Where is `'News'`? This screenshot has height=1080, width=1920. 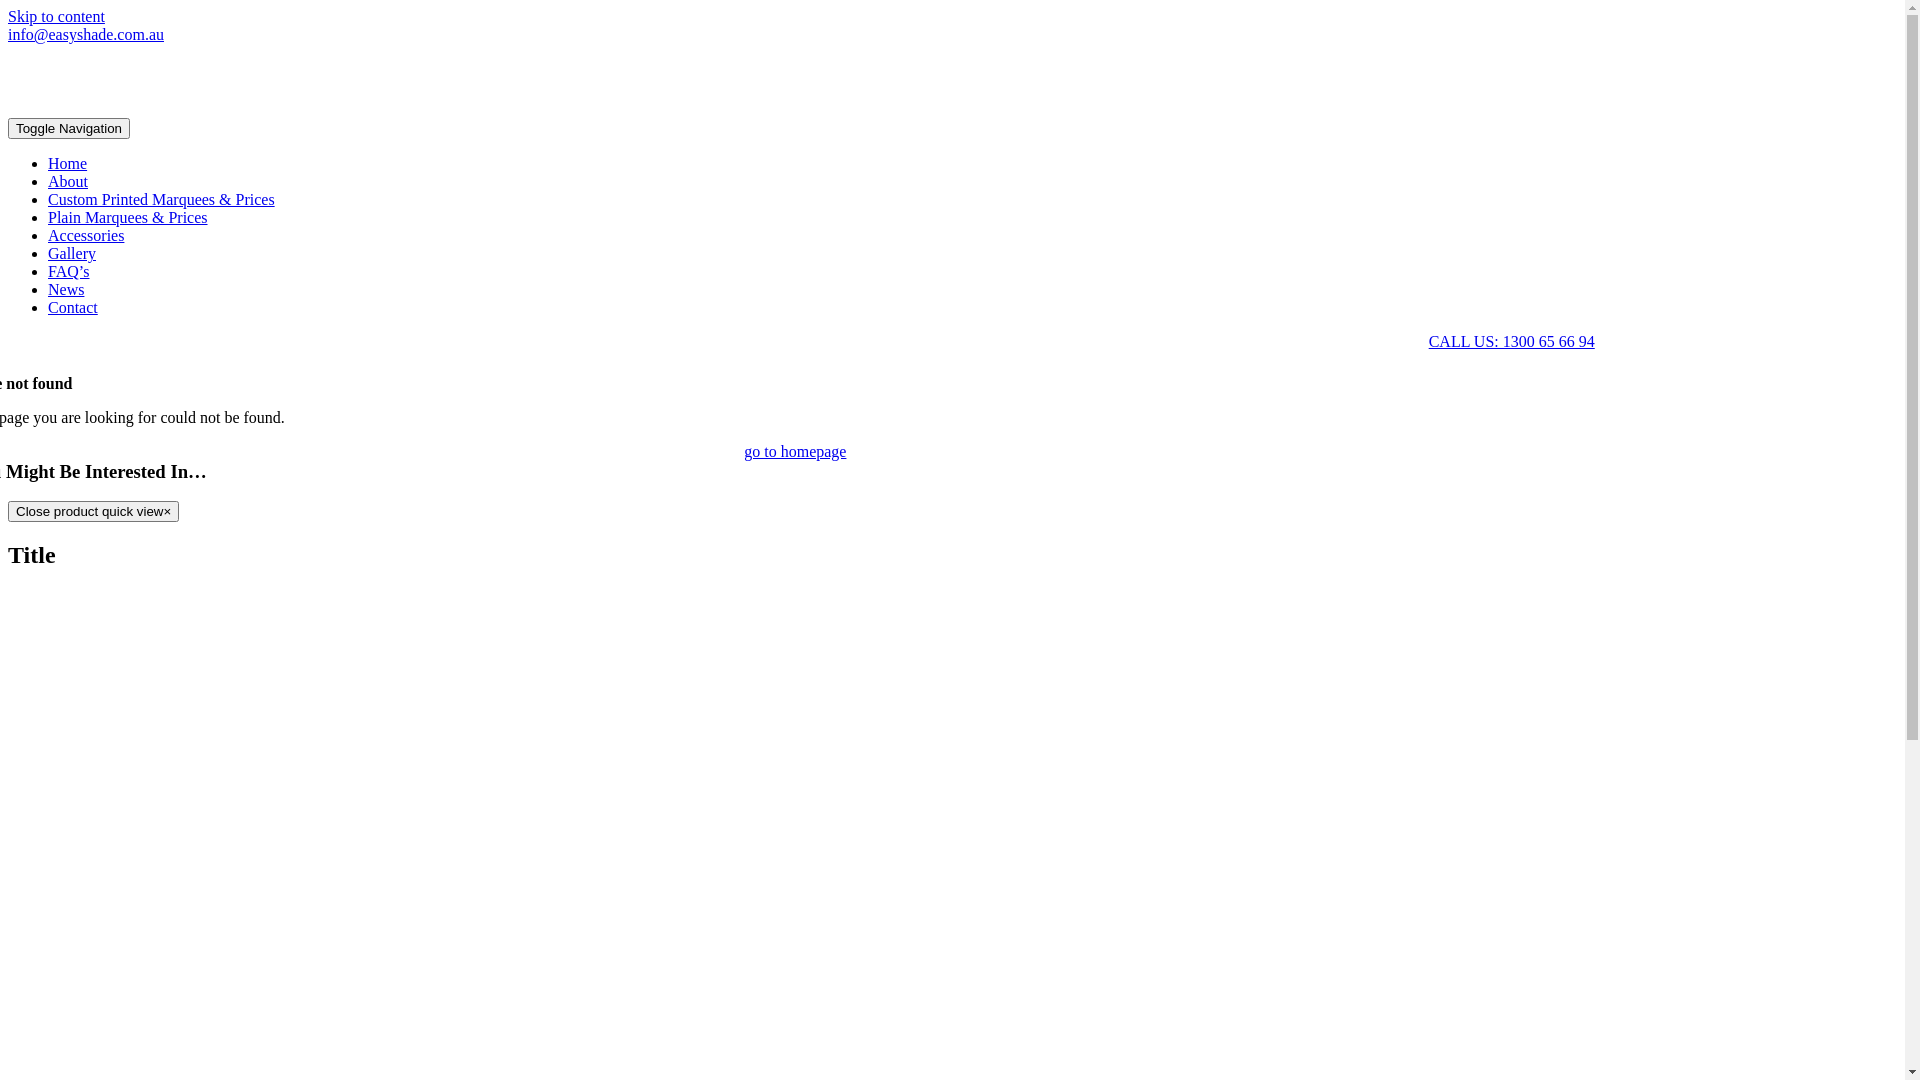
'News' is located at coordinates (66, 289).